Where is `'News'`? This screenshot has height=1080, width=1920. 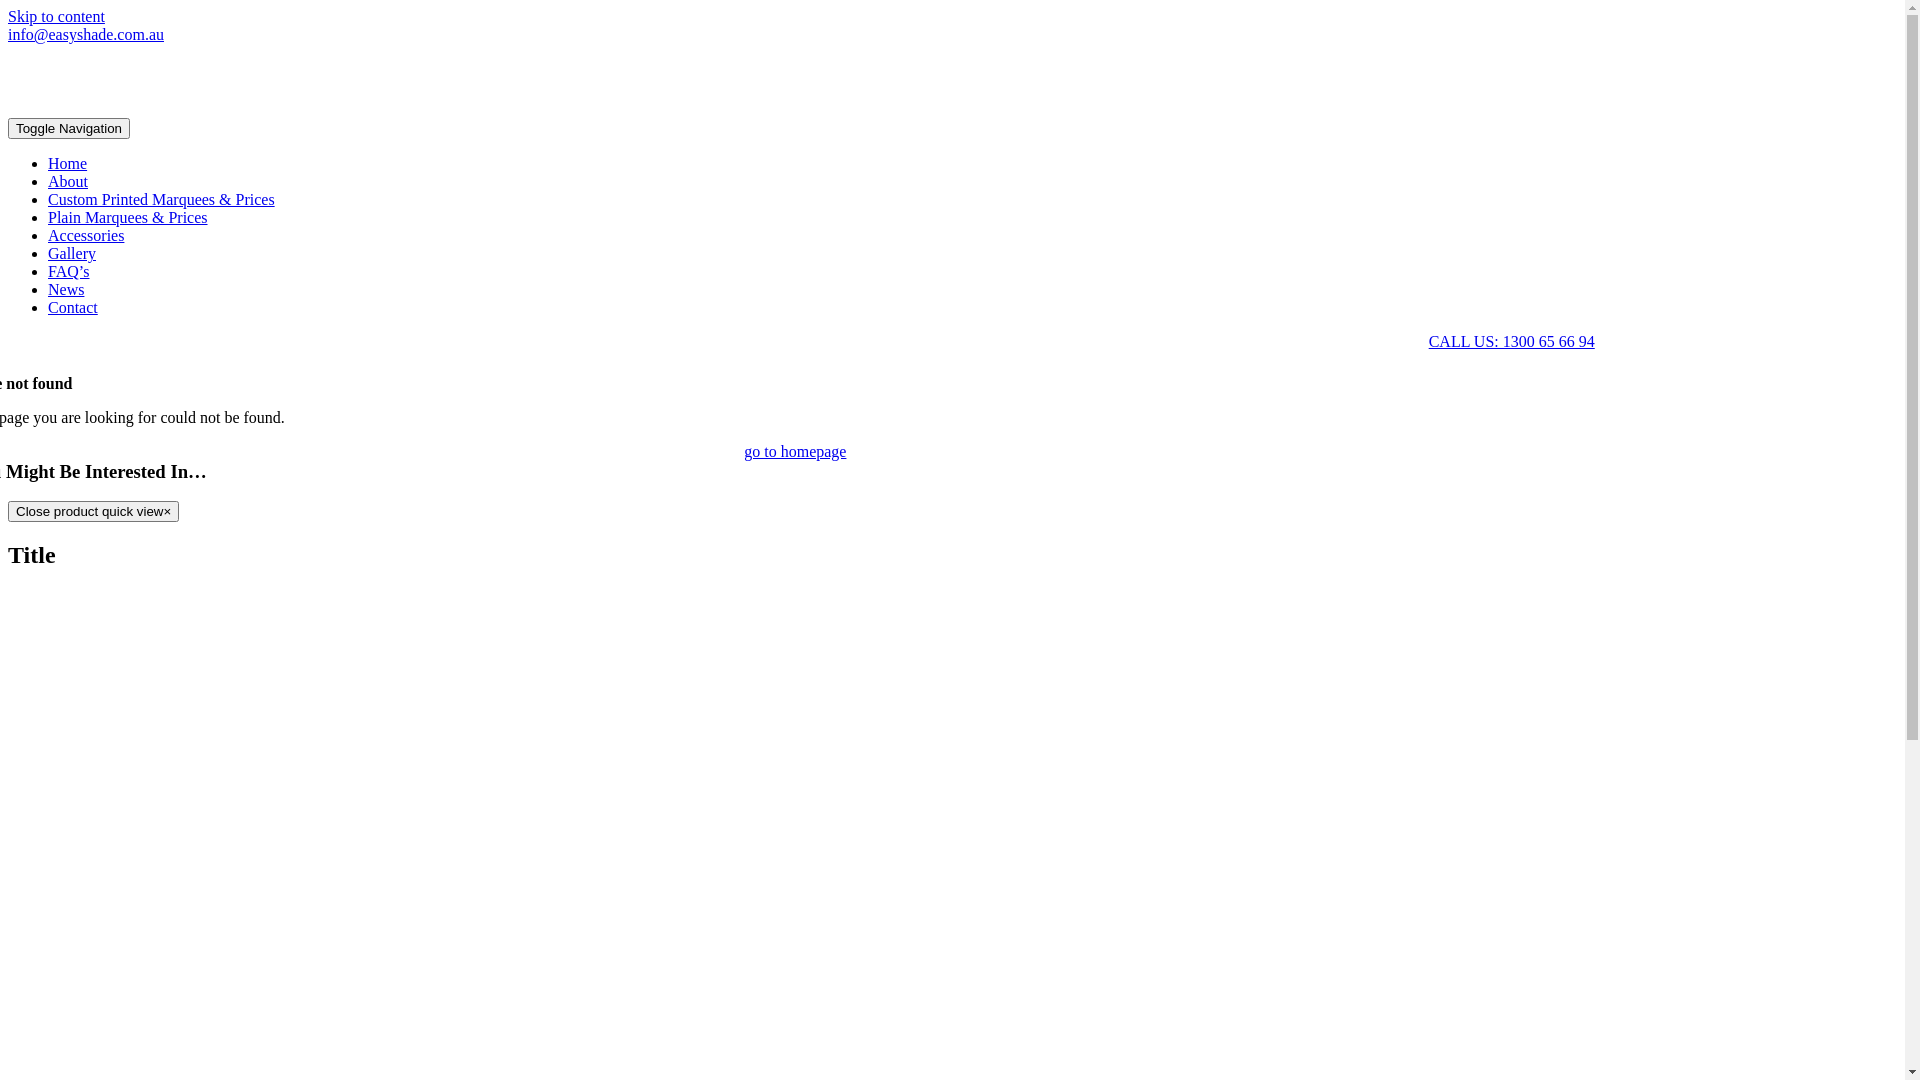
'News' is located at coordinates (66, 289).